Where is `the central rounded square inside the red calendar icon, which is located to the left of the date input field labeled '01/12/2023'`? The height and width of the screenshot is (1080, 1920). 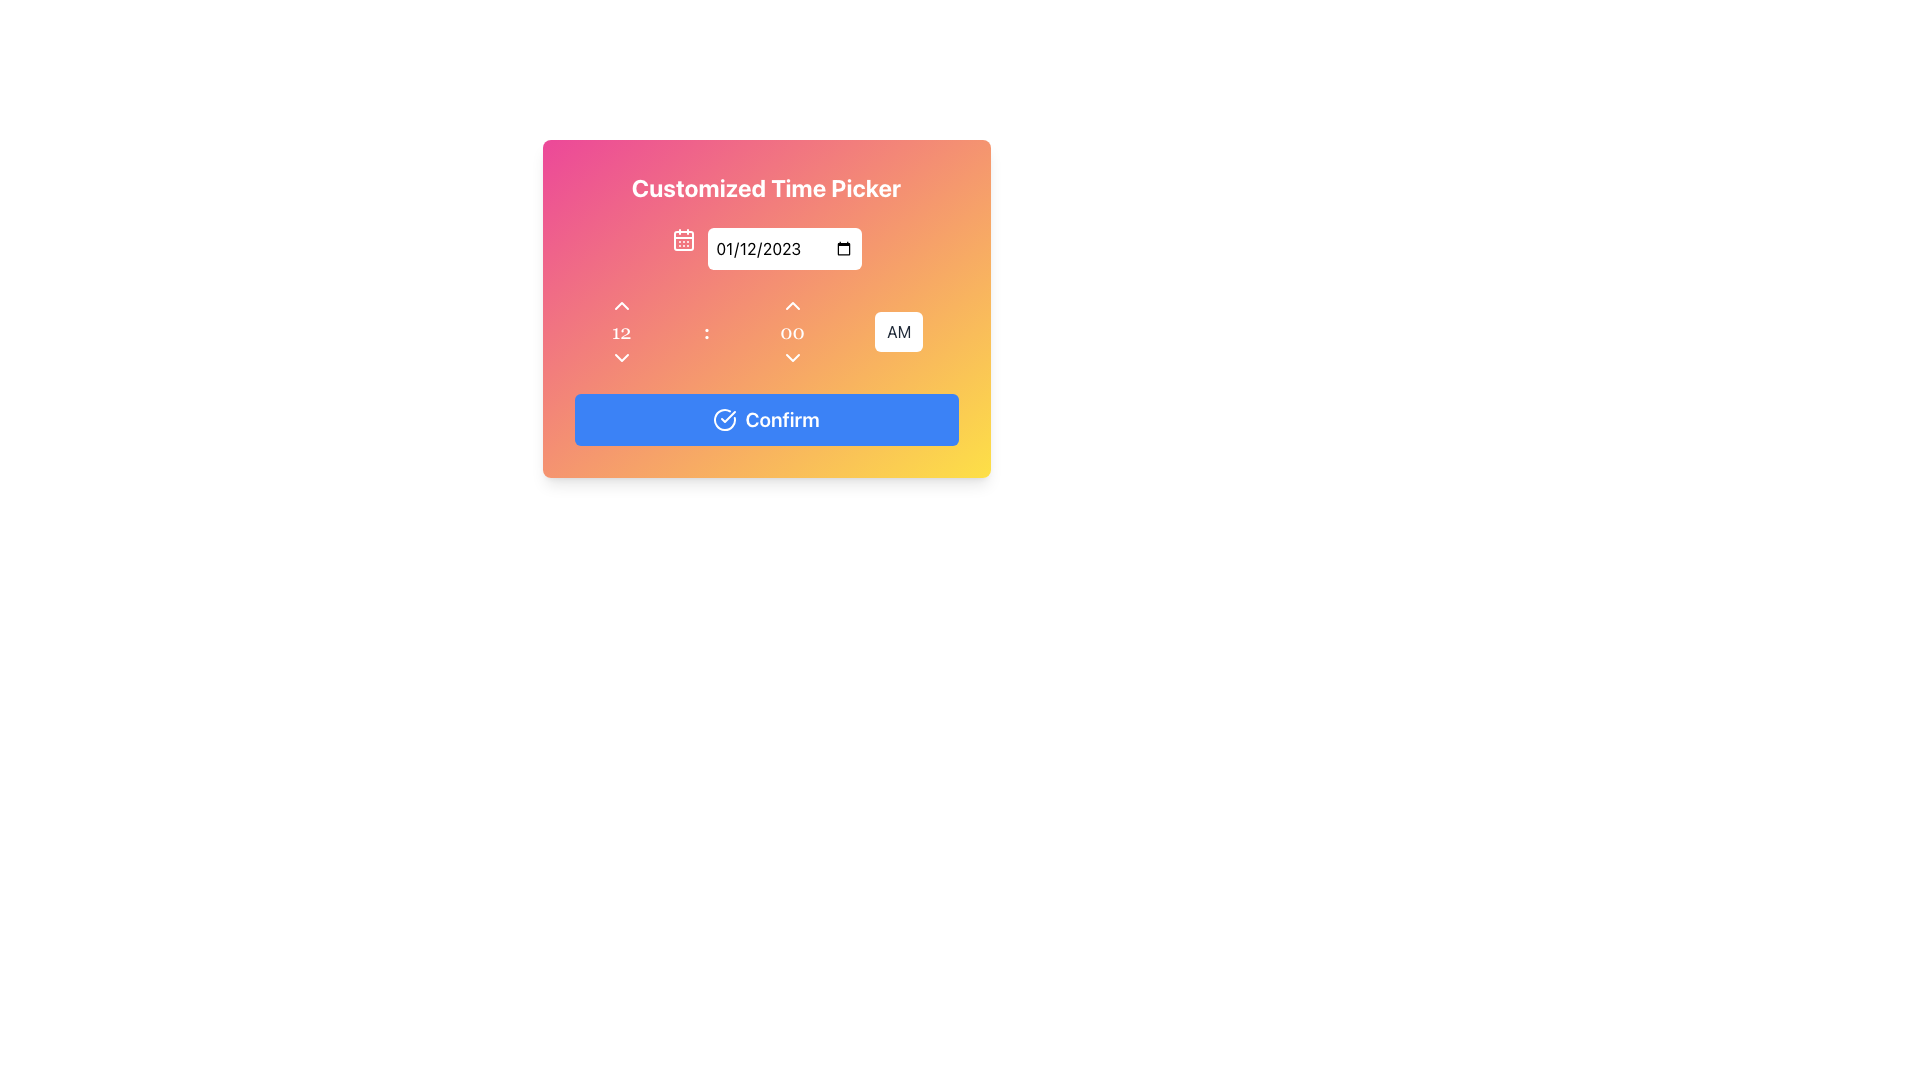 the central rounded square inside the red calendar icon, which is located to the left of the date input field labeled '01/12/2023' is located at coordinates (683, 239).